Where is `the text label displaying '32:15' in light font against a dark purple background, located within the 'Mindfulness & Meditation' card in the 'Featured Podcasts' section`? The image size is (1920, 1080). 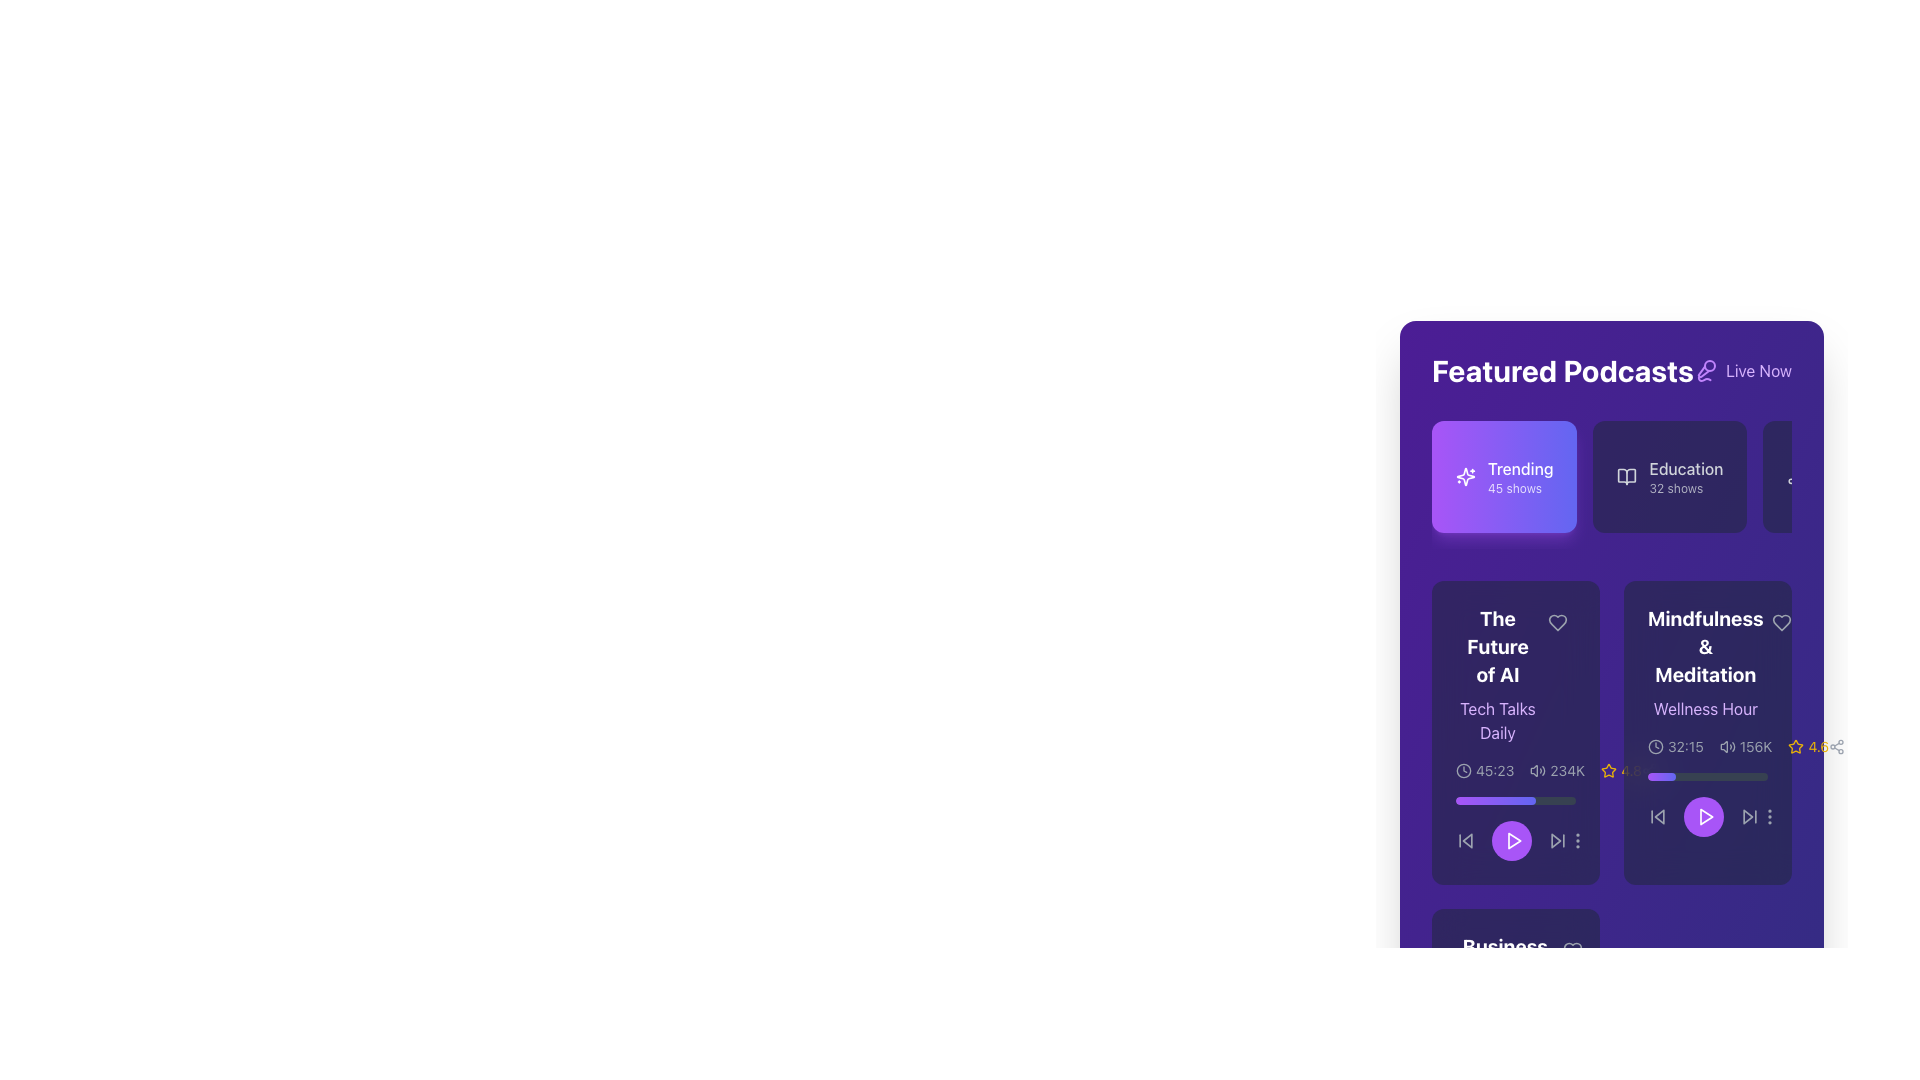
the text label displaying '32:15' in light font against a dark purple background, located within the 'Mindfulness & Meditation' card in the 'Featured Podcasts' section is located at coordinates (1684, 747).